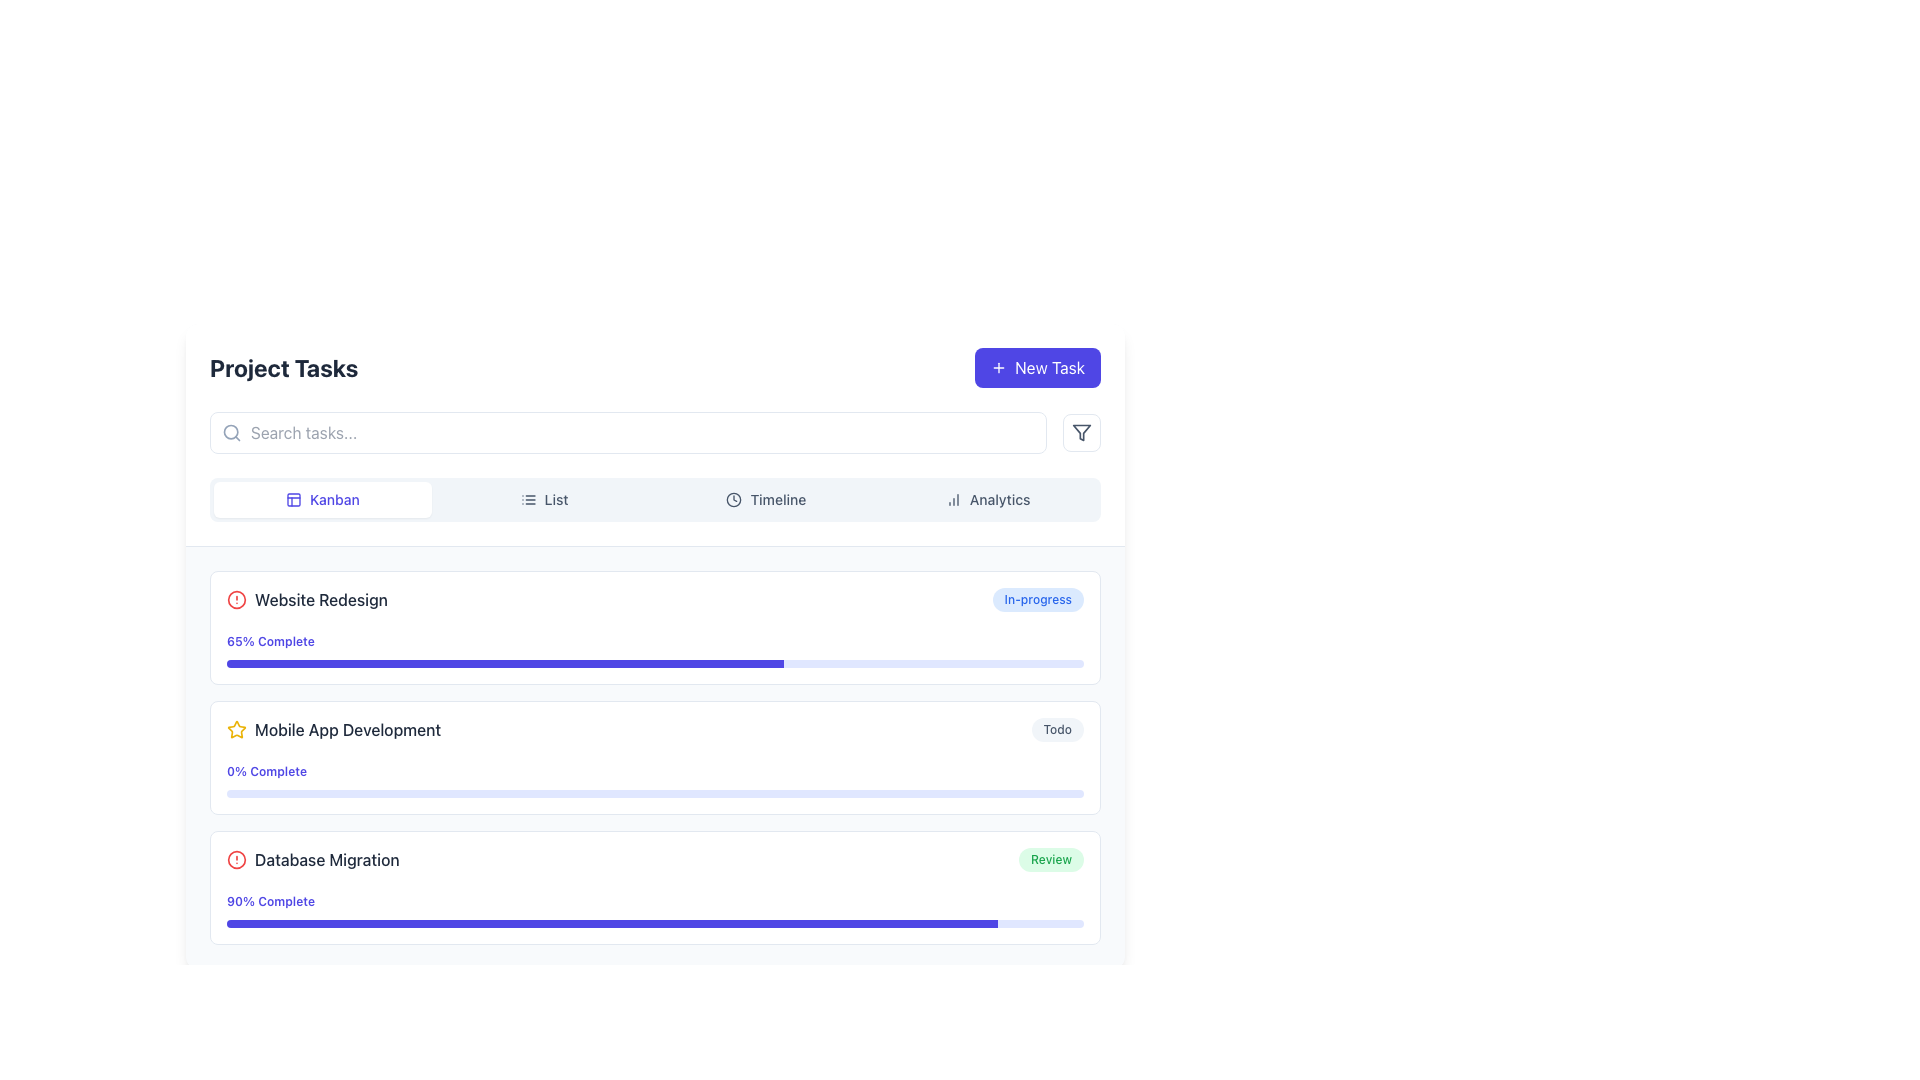  I want to click on the star icon located to the left of the text 'Mobile App Development' to possibly reveal additional information, so click(236, 729).